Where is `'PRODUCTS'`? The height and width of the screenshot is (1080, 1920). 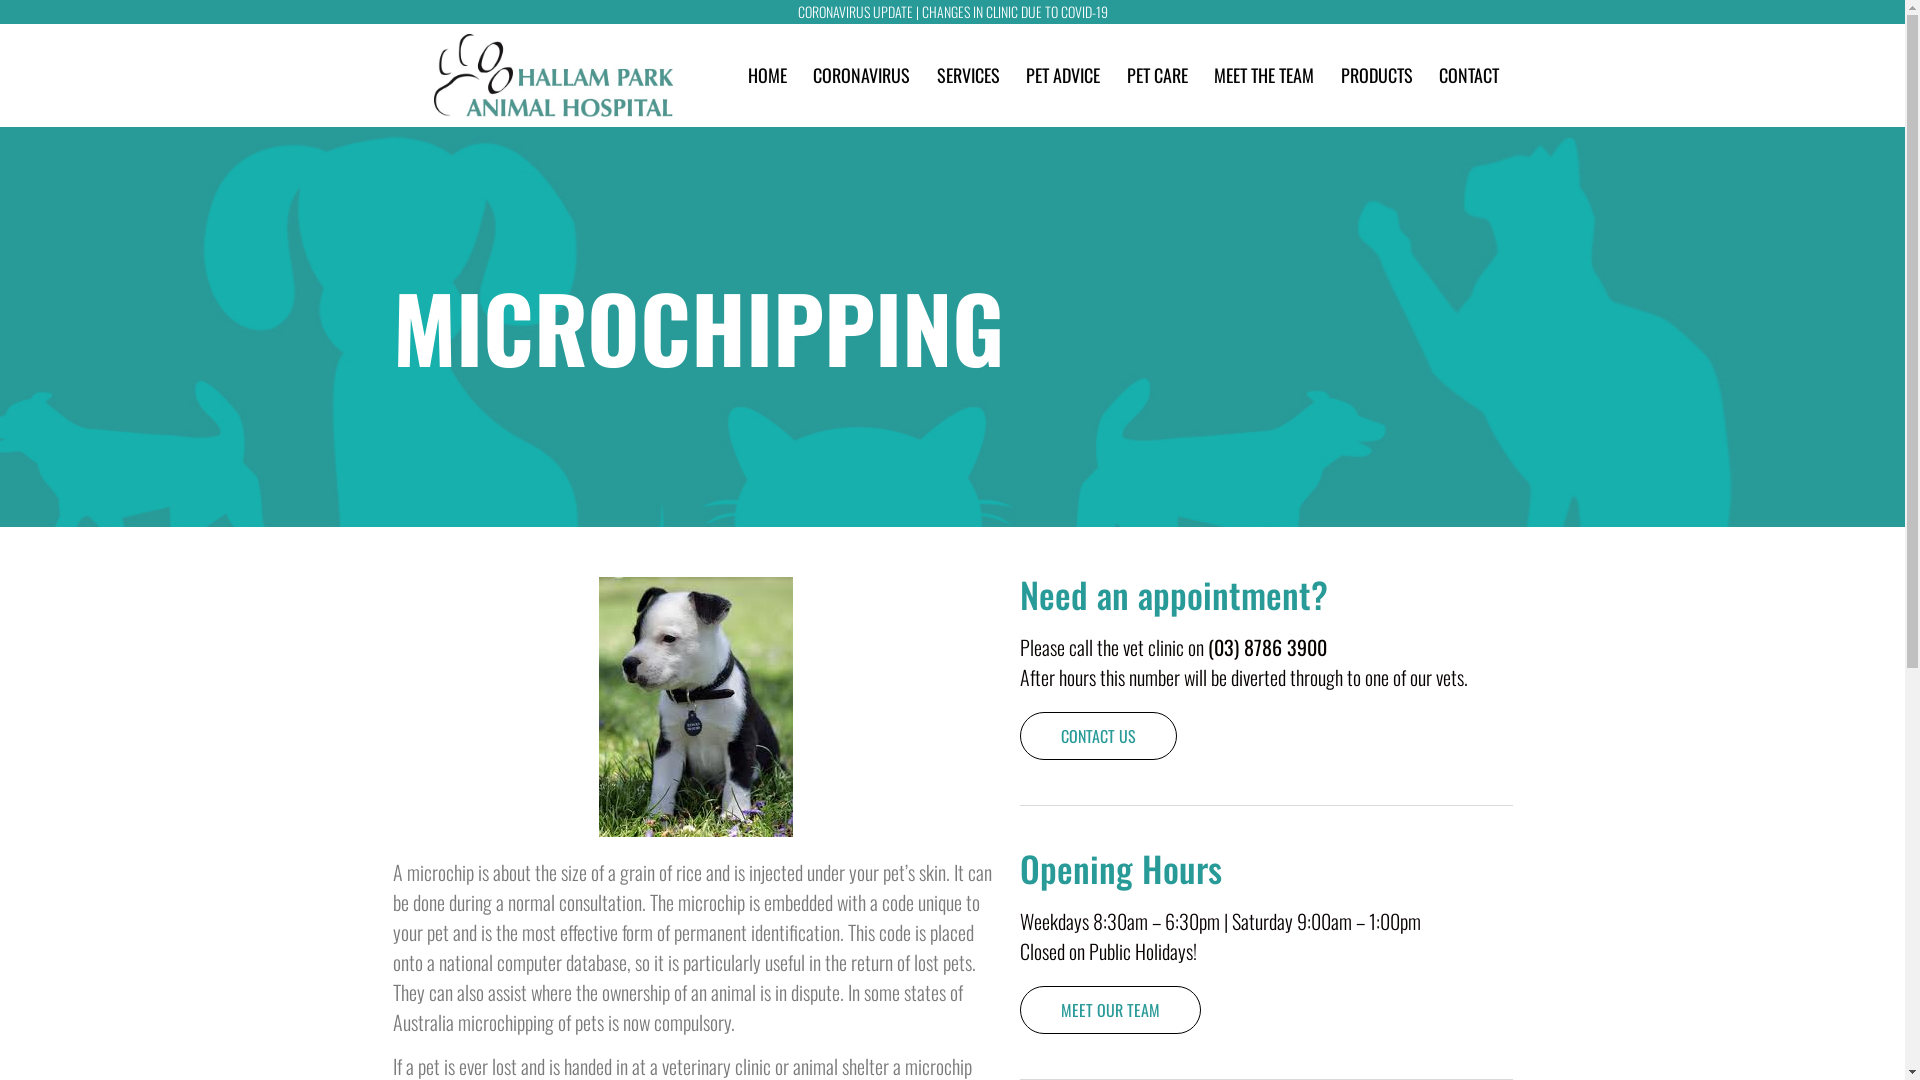
'PRODUCTS' is located at coordinates (1376, 73).